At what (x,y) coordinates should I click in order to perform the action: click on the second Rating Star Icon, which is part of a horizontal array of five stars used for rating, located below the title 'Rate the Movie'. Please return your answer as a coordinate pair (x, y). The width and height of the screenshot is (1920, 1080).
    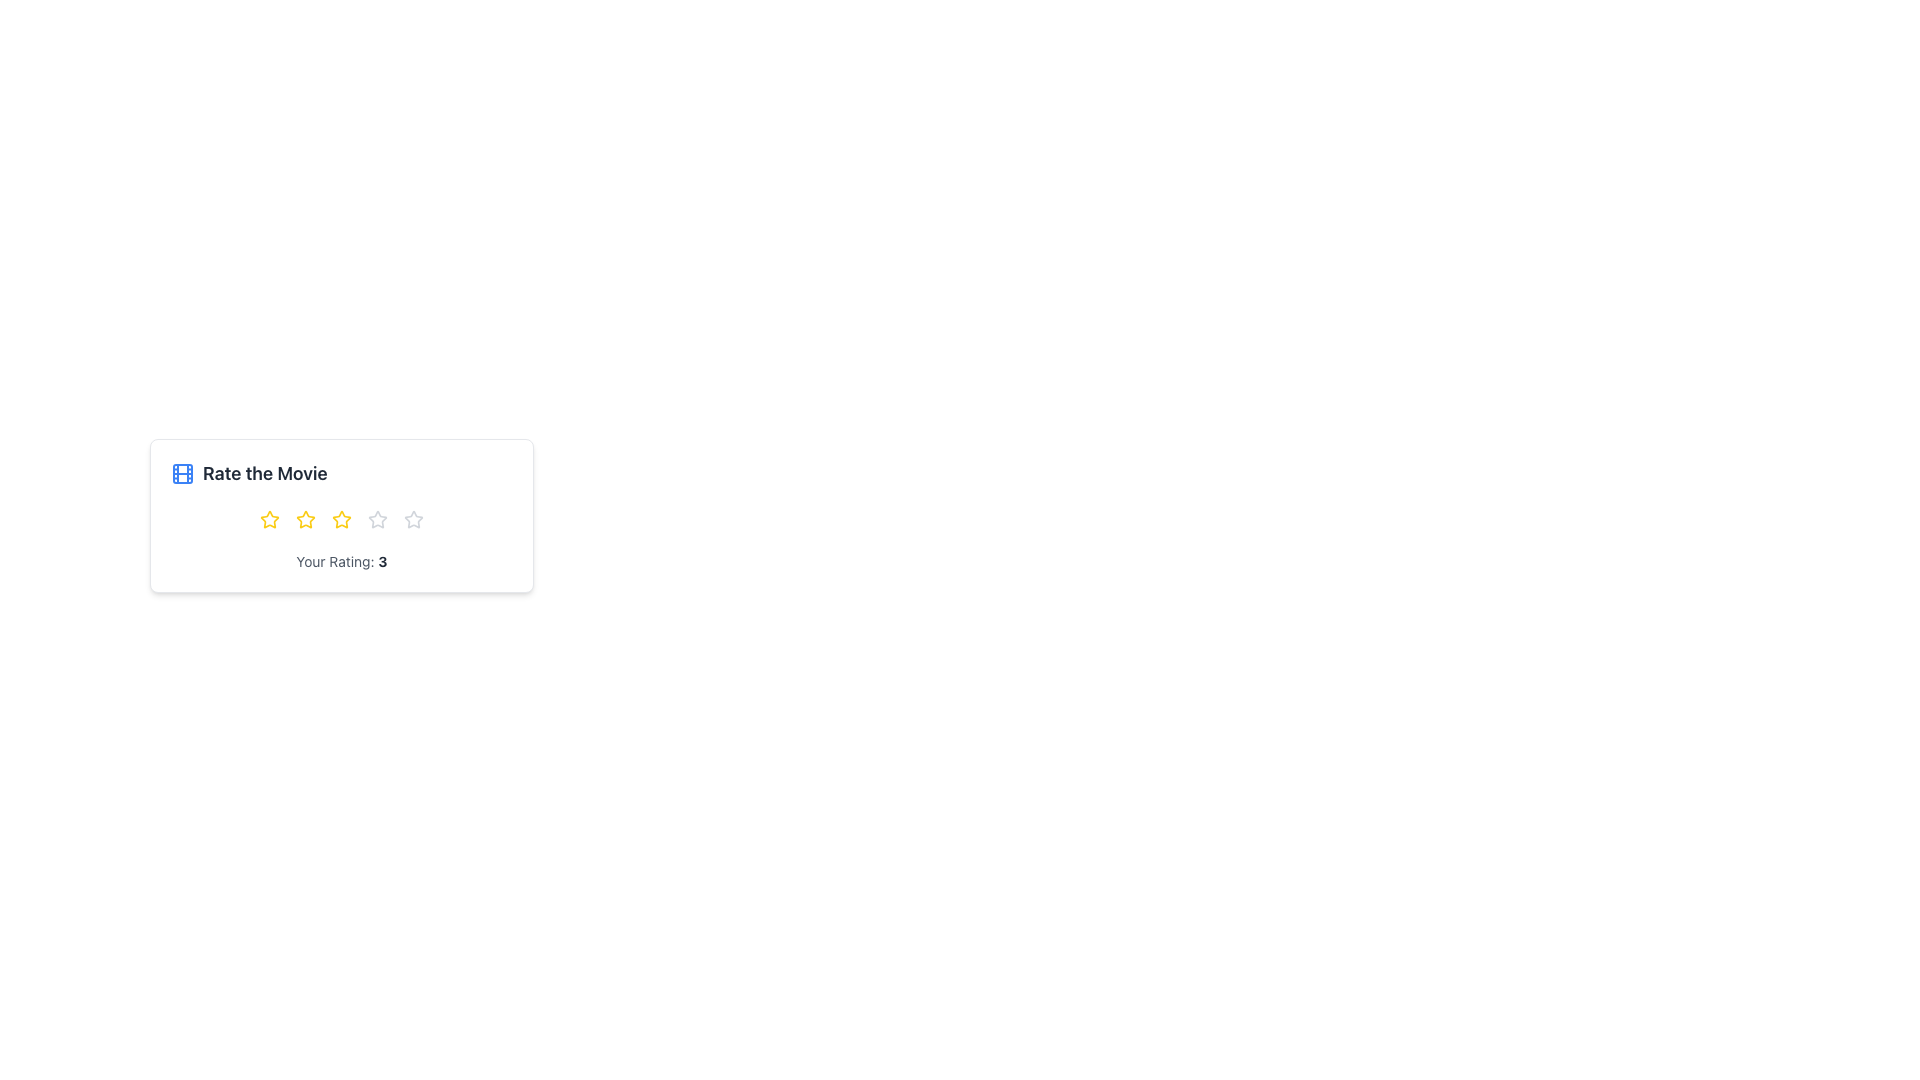
    Looking at the image, I should click on (268, 519).